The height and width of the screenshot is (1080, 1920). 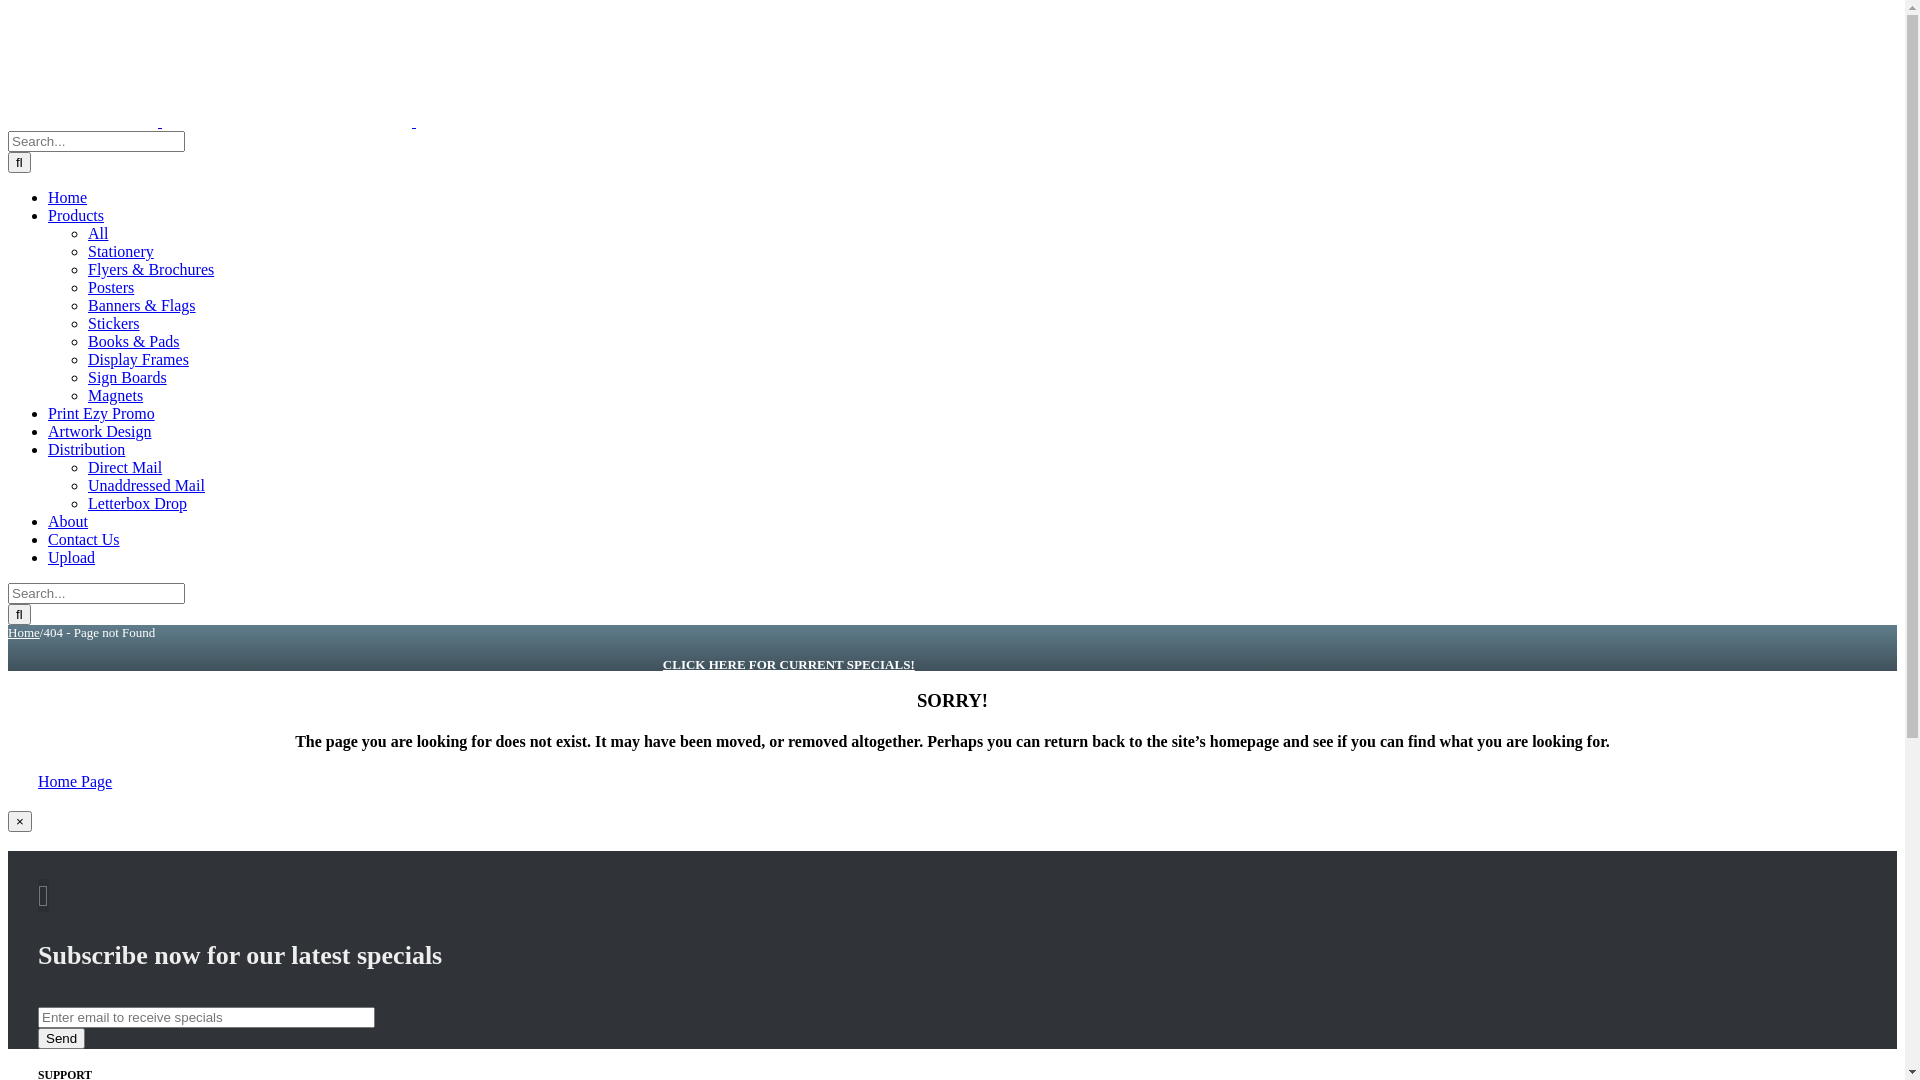 What do you see at coordinates (99, 430) in the screenshot?
I see `'Artwork Design'` at bounding box center [99, 430].